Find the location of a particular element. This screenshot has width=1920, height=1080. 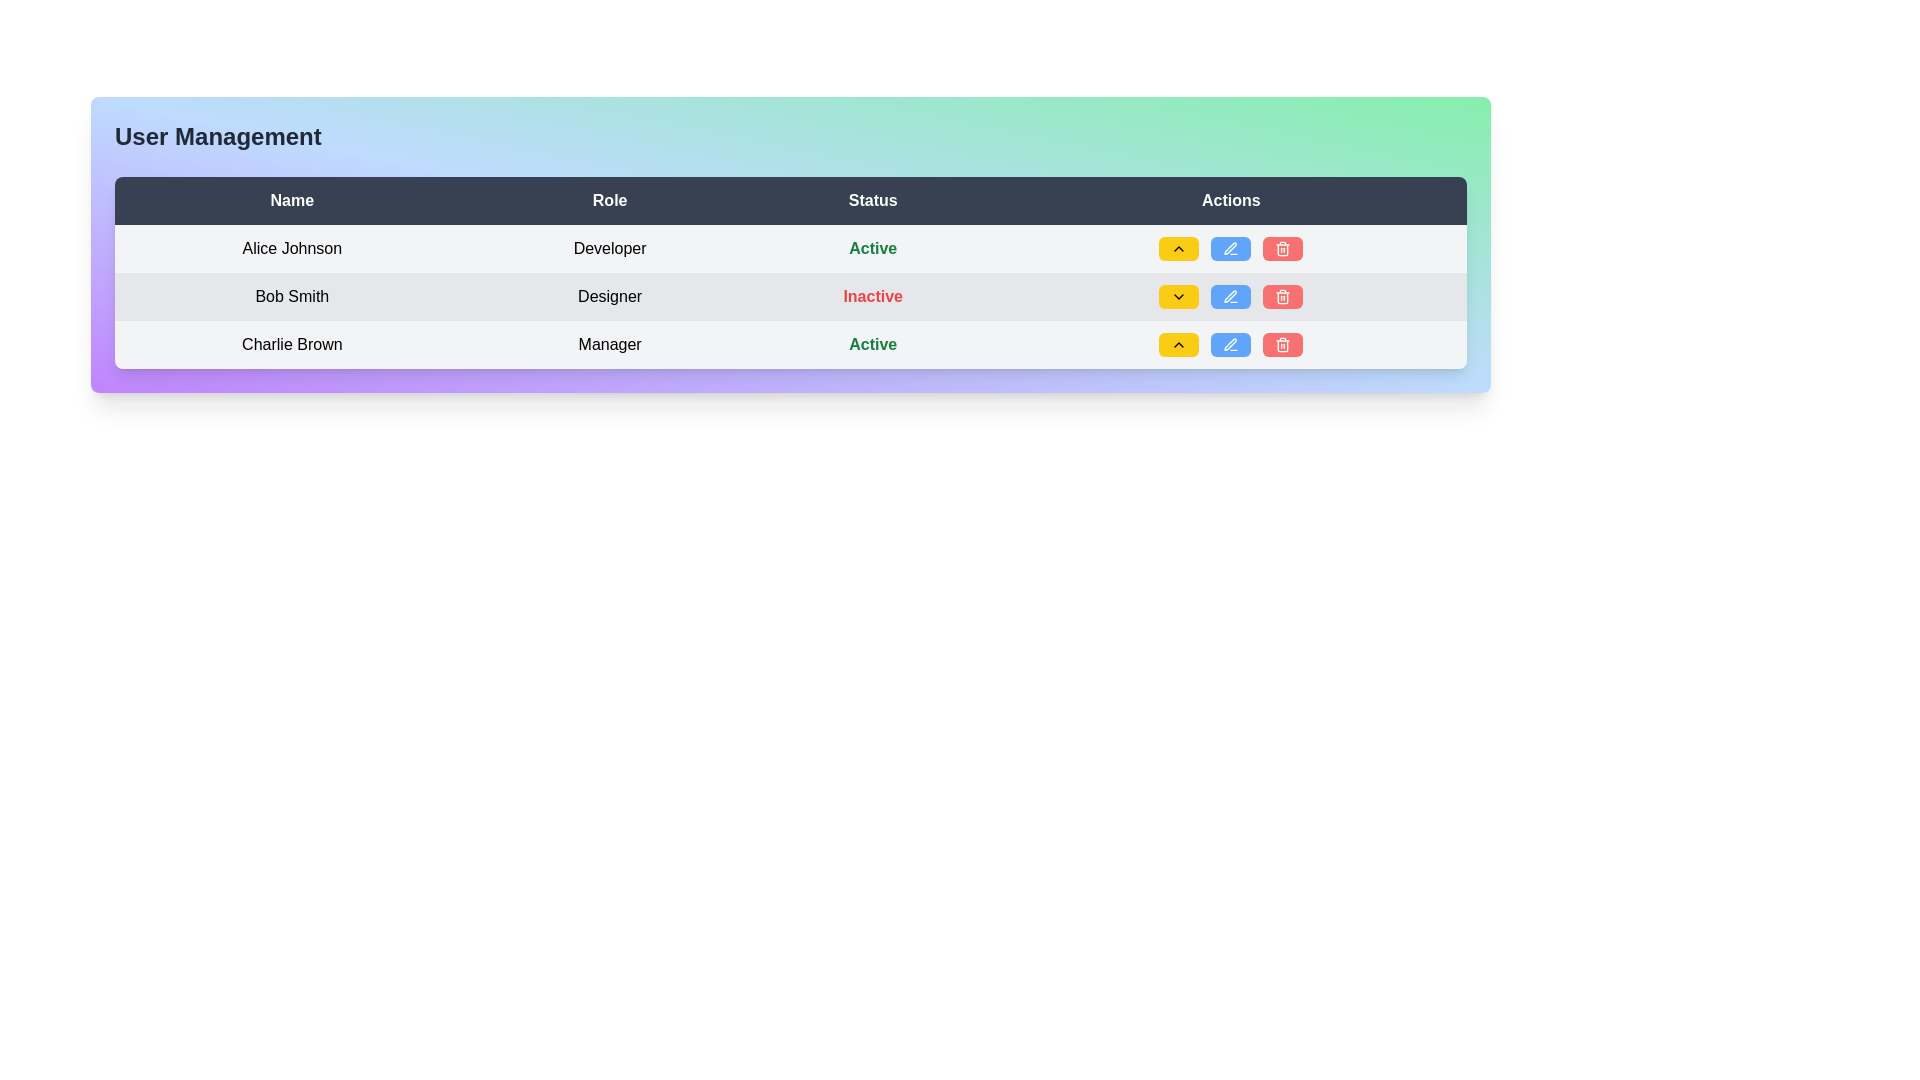

the 'Role' text label for 'Bob Smith' in the user management table located in the second row is located at coordinates (609, 297).